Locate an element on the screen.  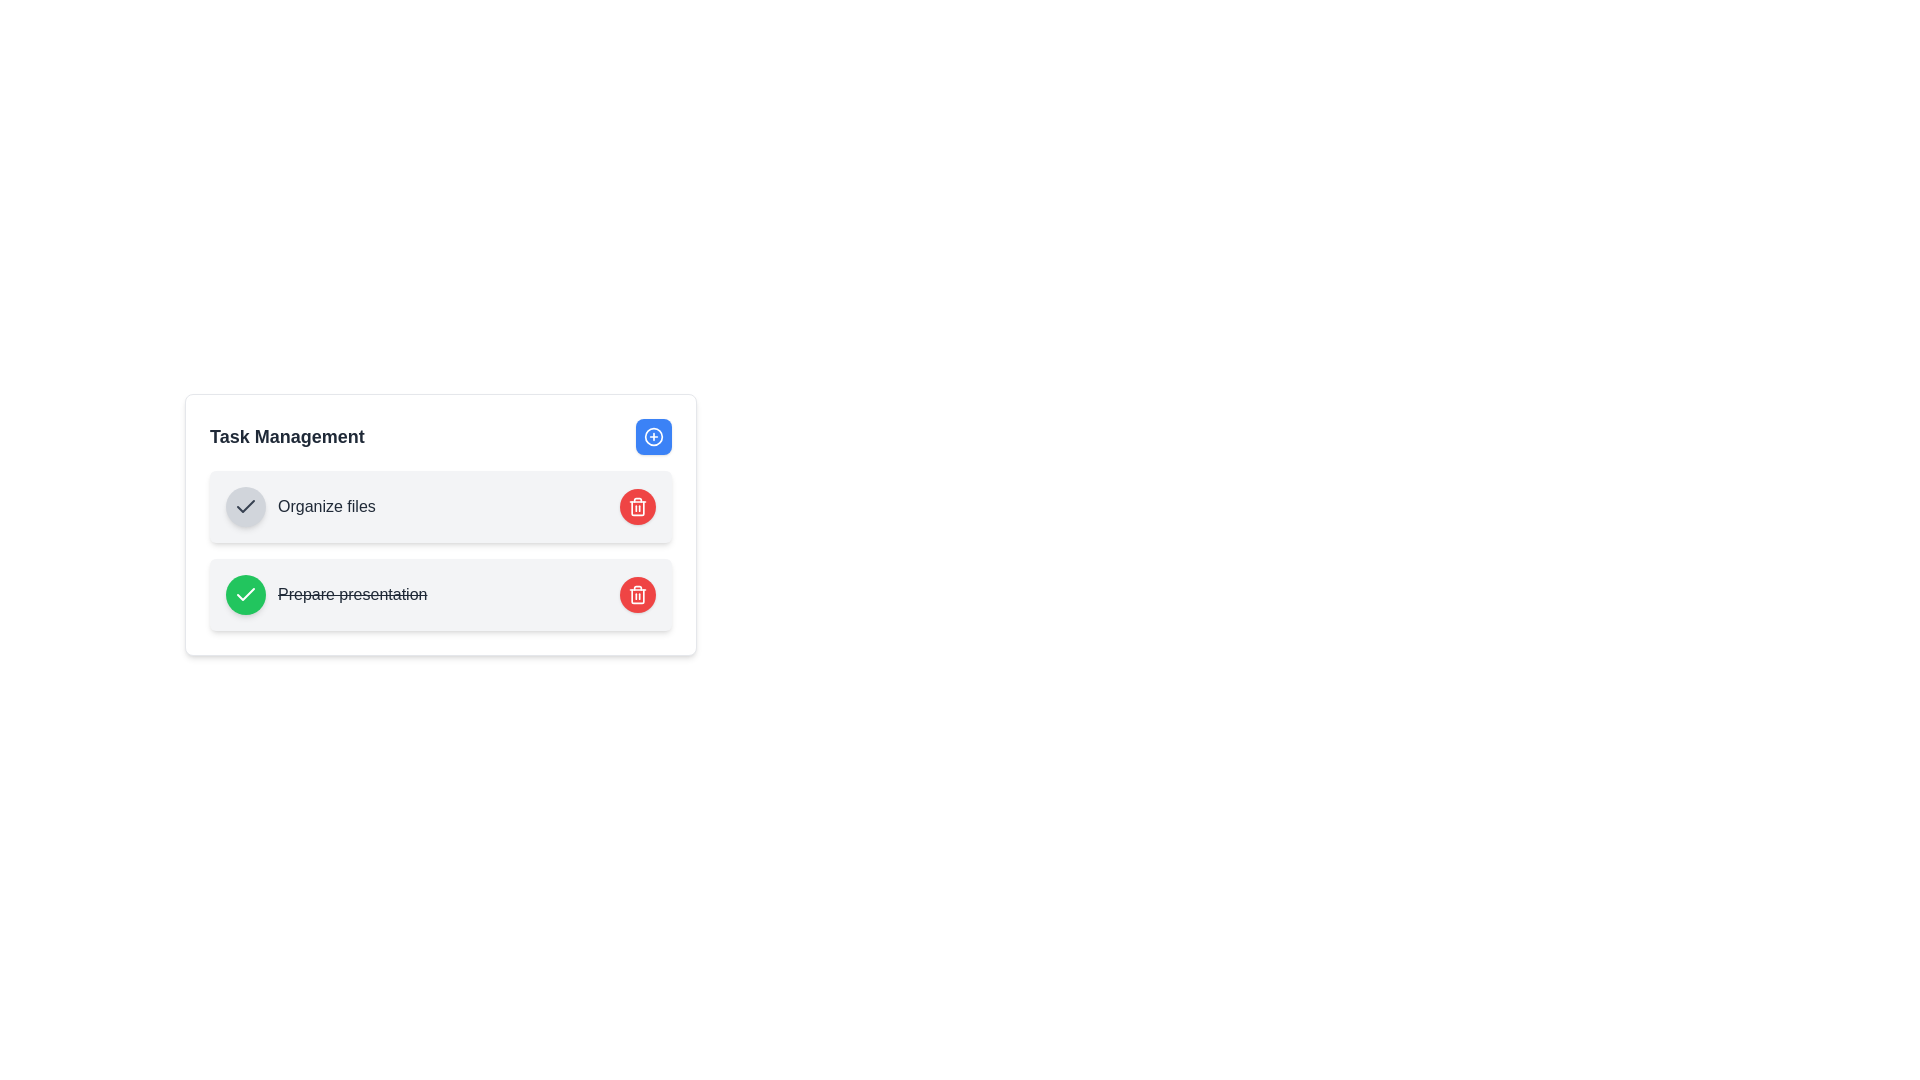
the inner circle of the add-circle icon located at the top right corner of the task management interface panel is located at coordinates (653, 435).